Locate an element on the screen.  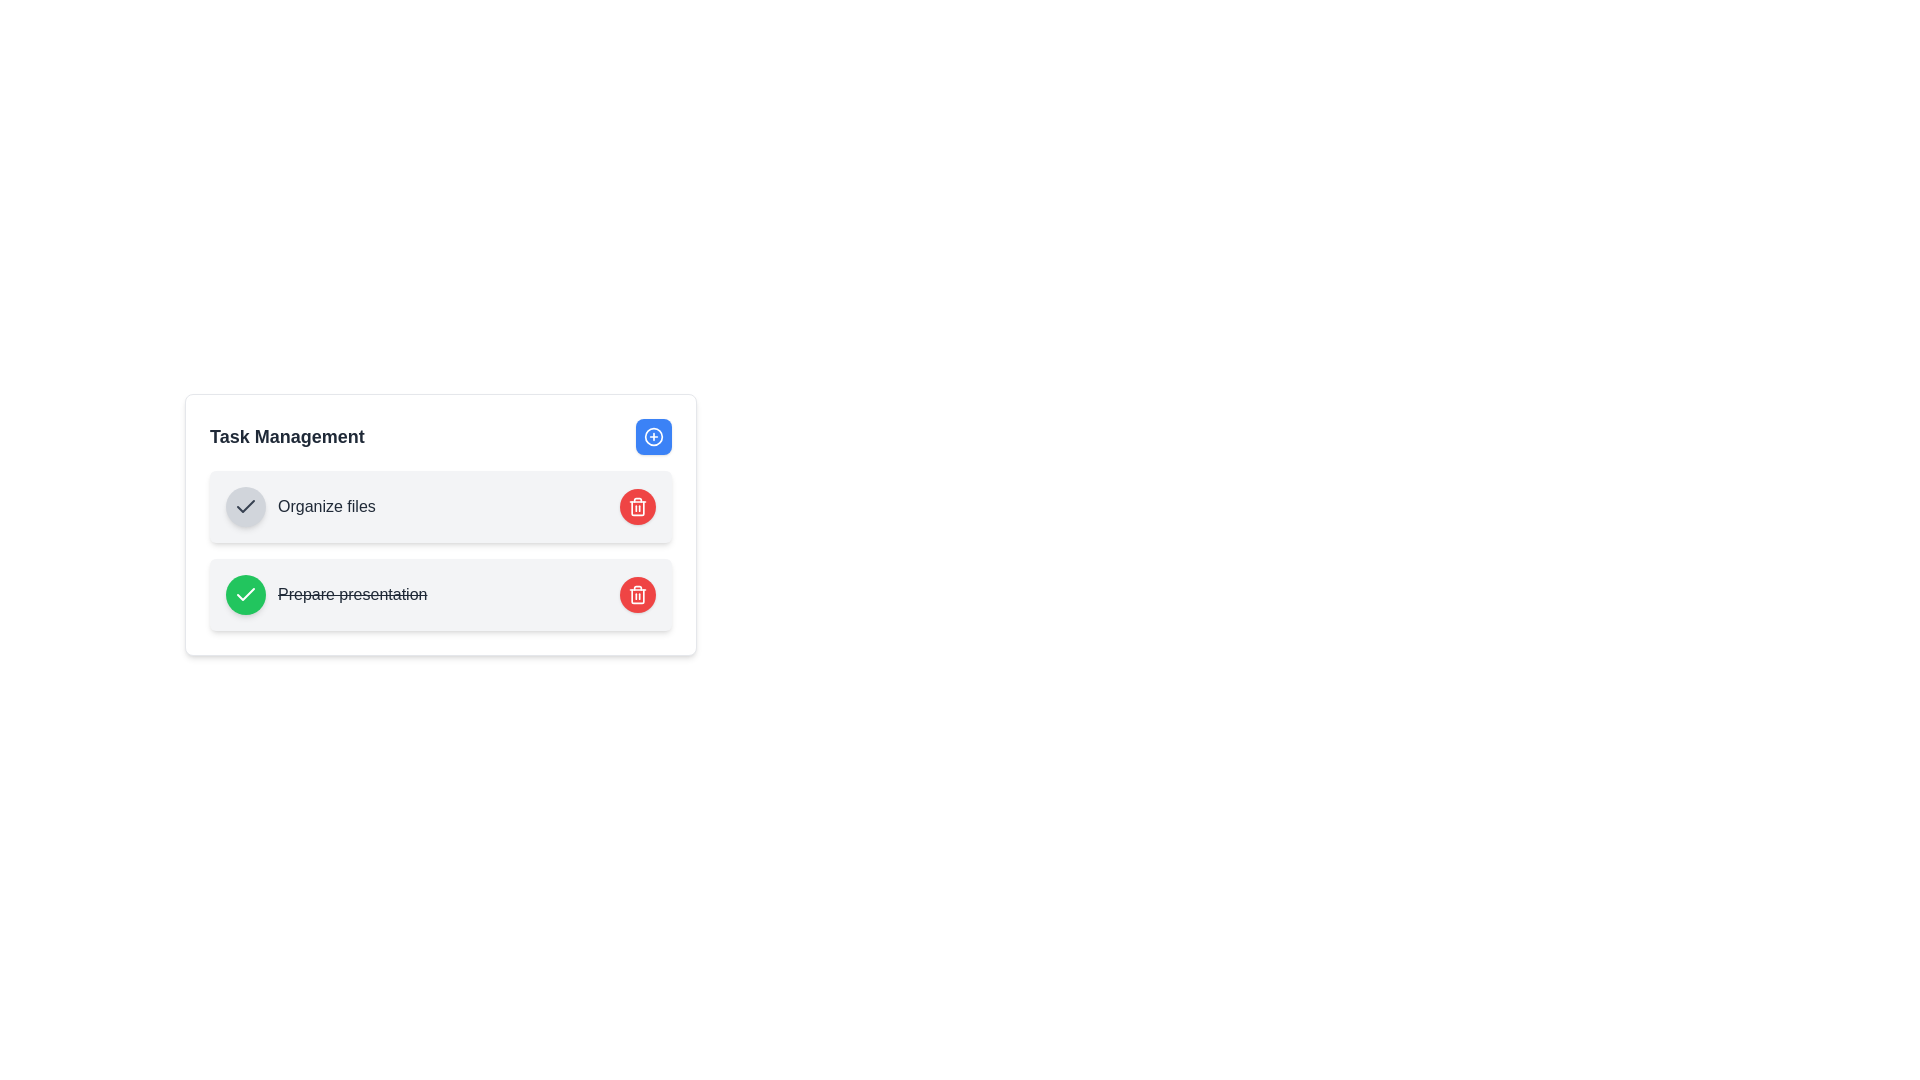
the inner circle of the add-circle icon located at the top right corner of the task management interface panel is located at coordinates (653, 435).